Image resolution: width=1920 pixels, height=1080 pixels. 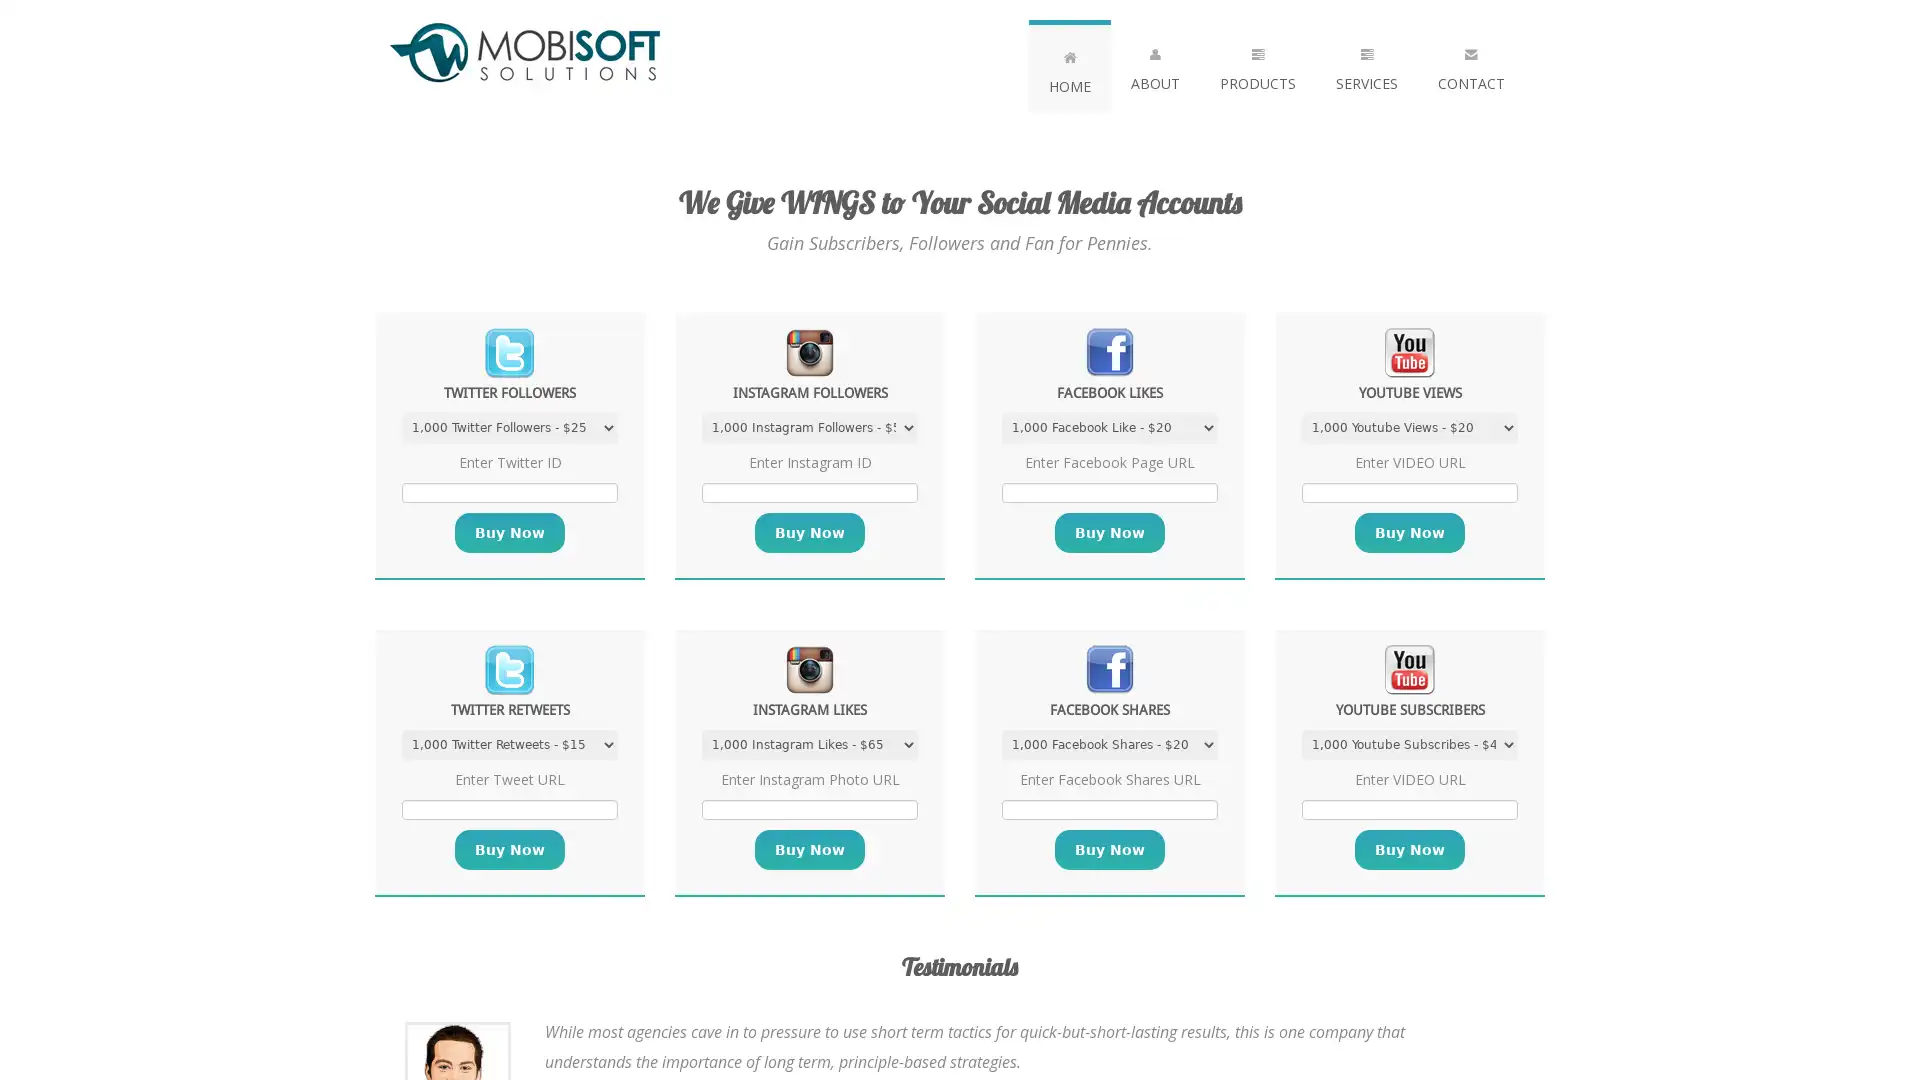 What do you see at coordinates (509, 849) in the screenshot?
I see `Buy Now` at bounding box center [509, 849].